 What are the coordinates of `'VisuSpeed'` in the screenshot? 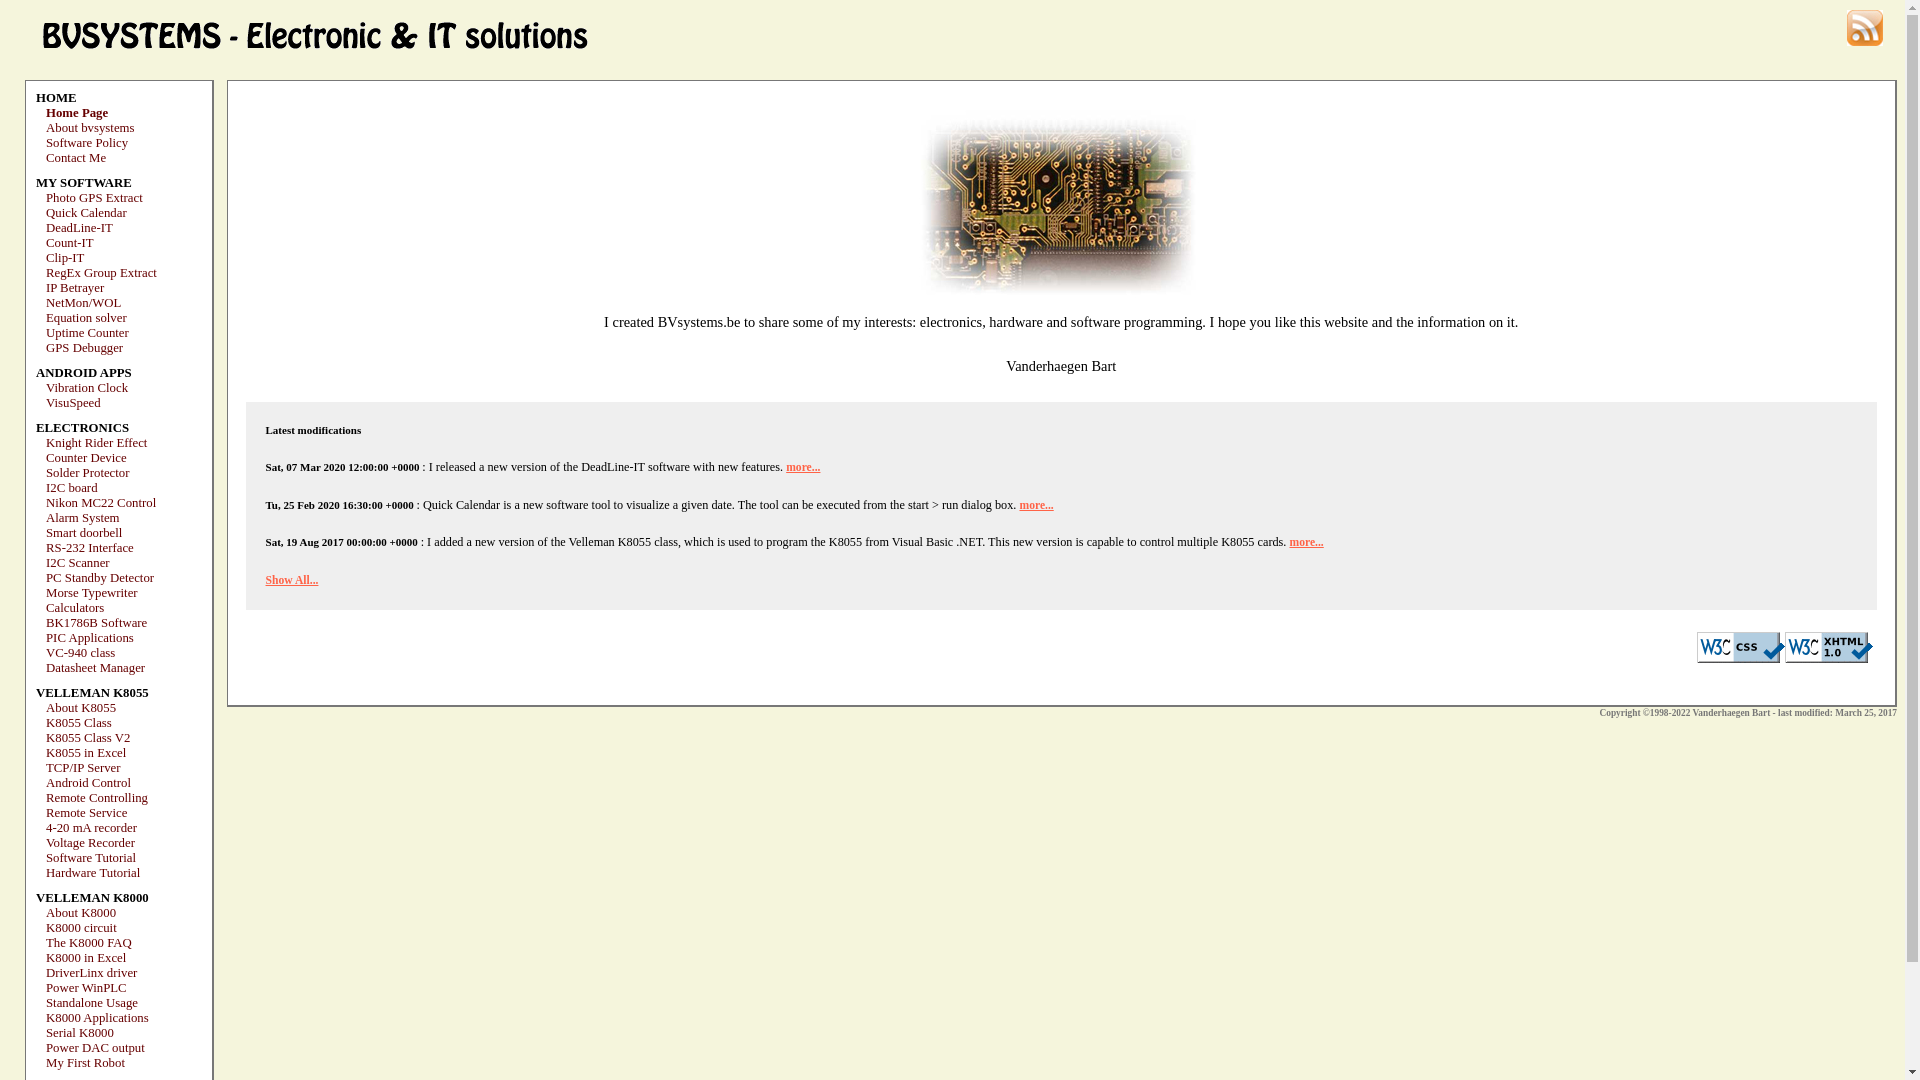 It's located at (73, 402).